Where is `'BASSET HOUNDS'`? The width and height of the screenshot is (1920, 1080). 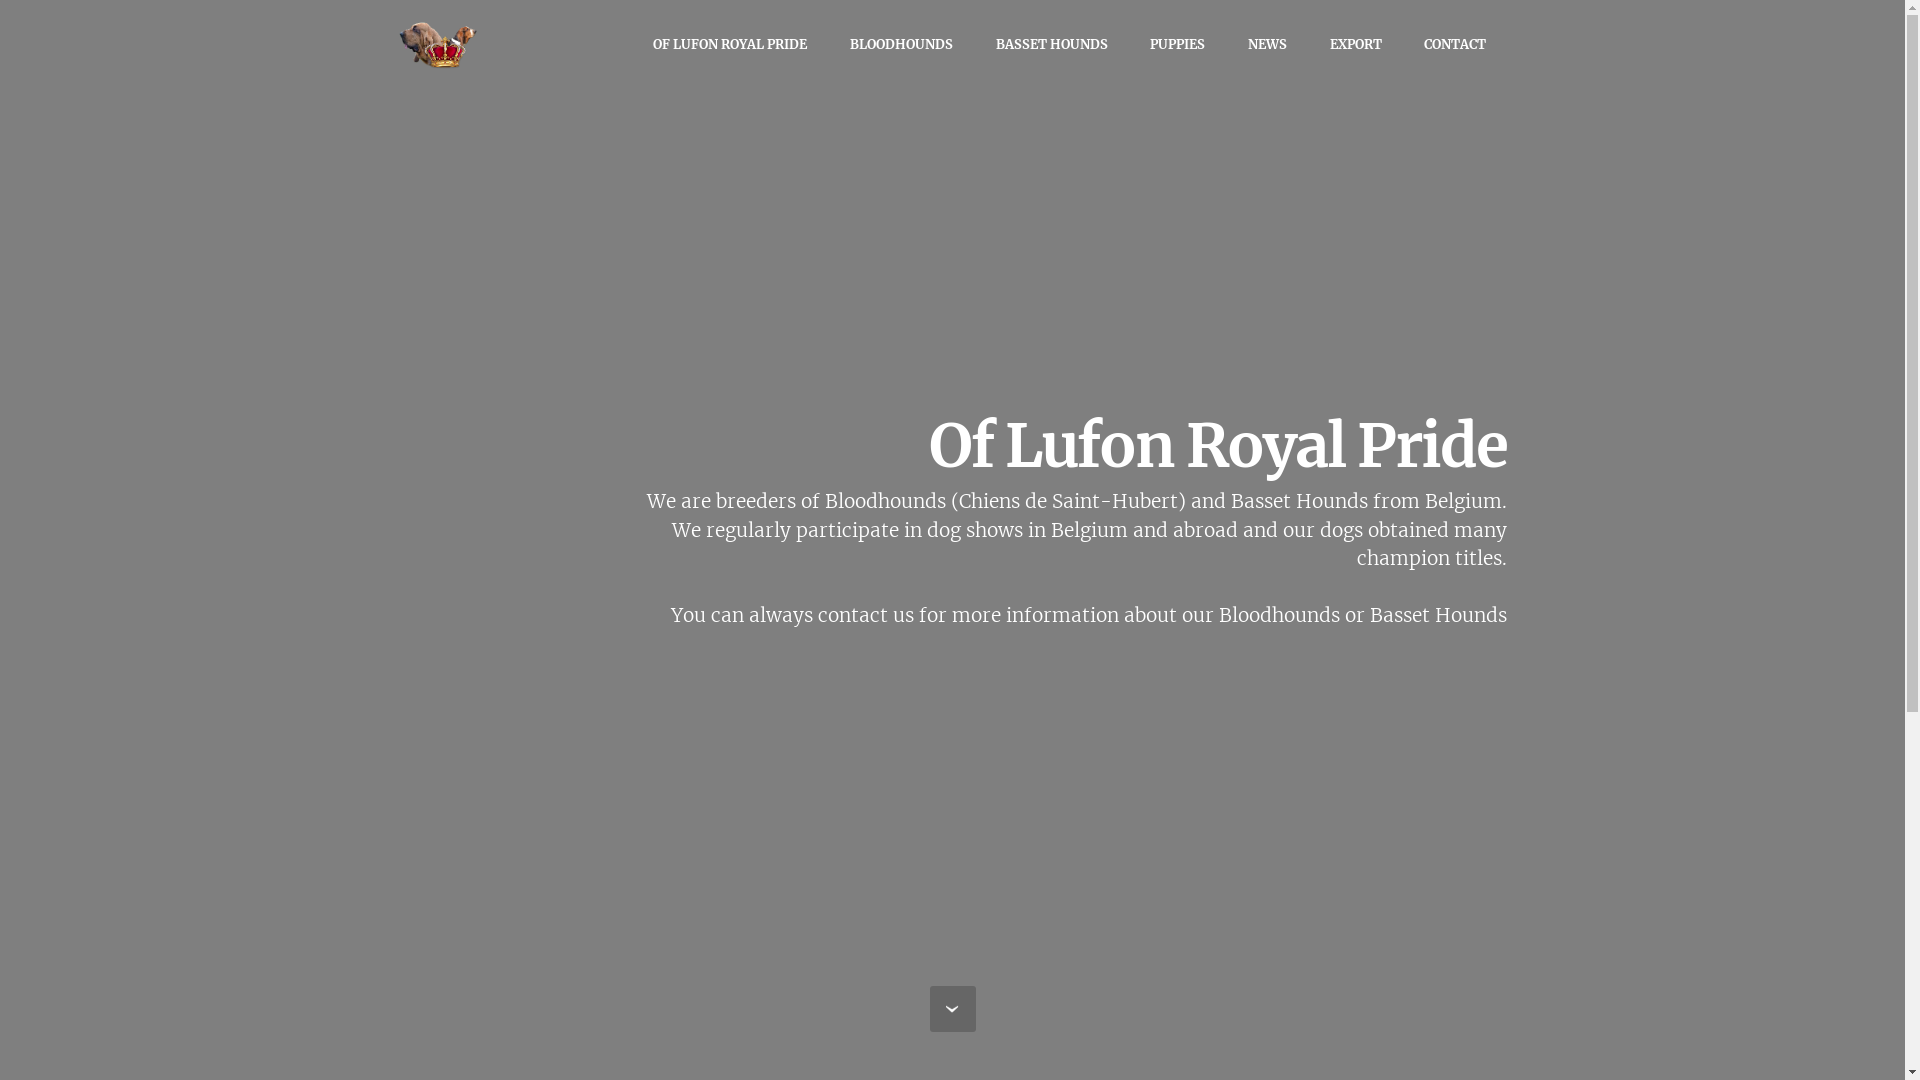 'BASSET HOUNDS' is located at coordinates (1050, 44).